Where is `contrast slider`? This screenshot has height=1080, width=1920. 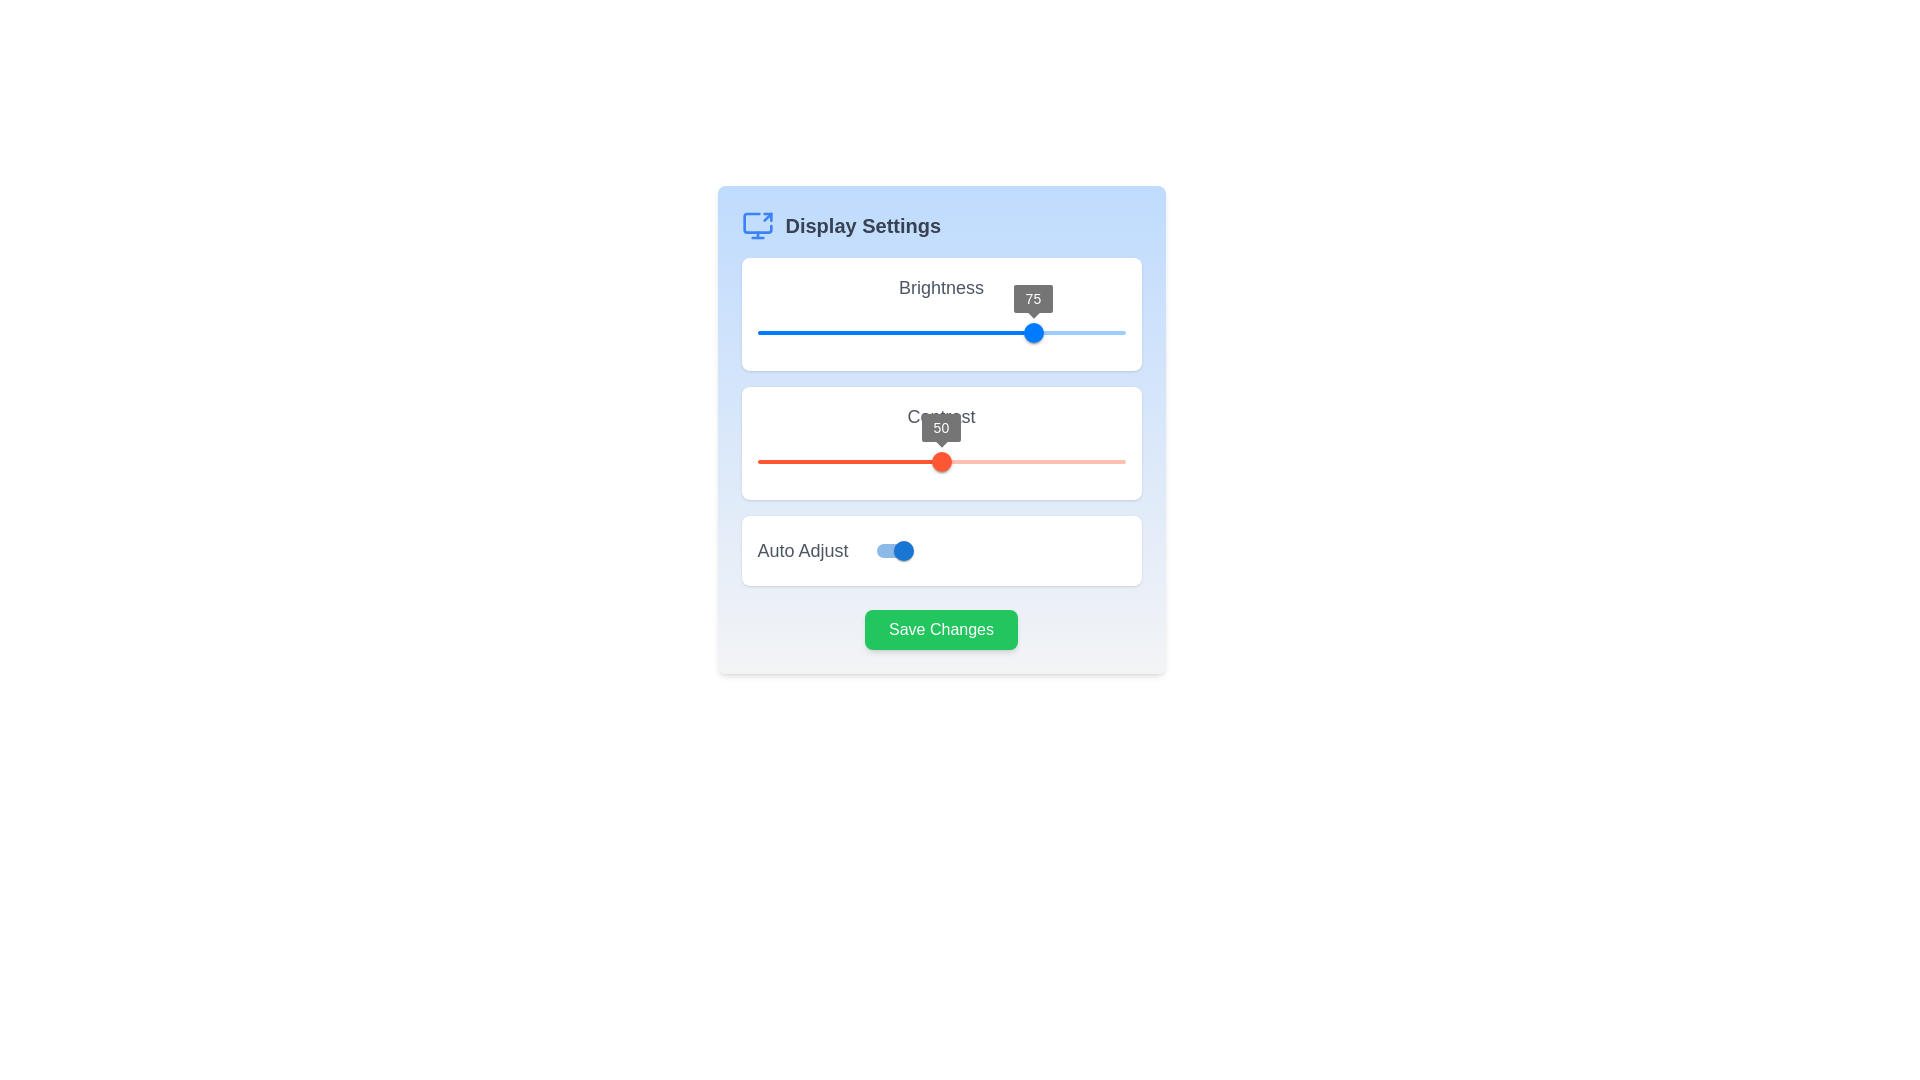
contrast slider is located at coordinates (853, 462).